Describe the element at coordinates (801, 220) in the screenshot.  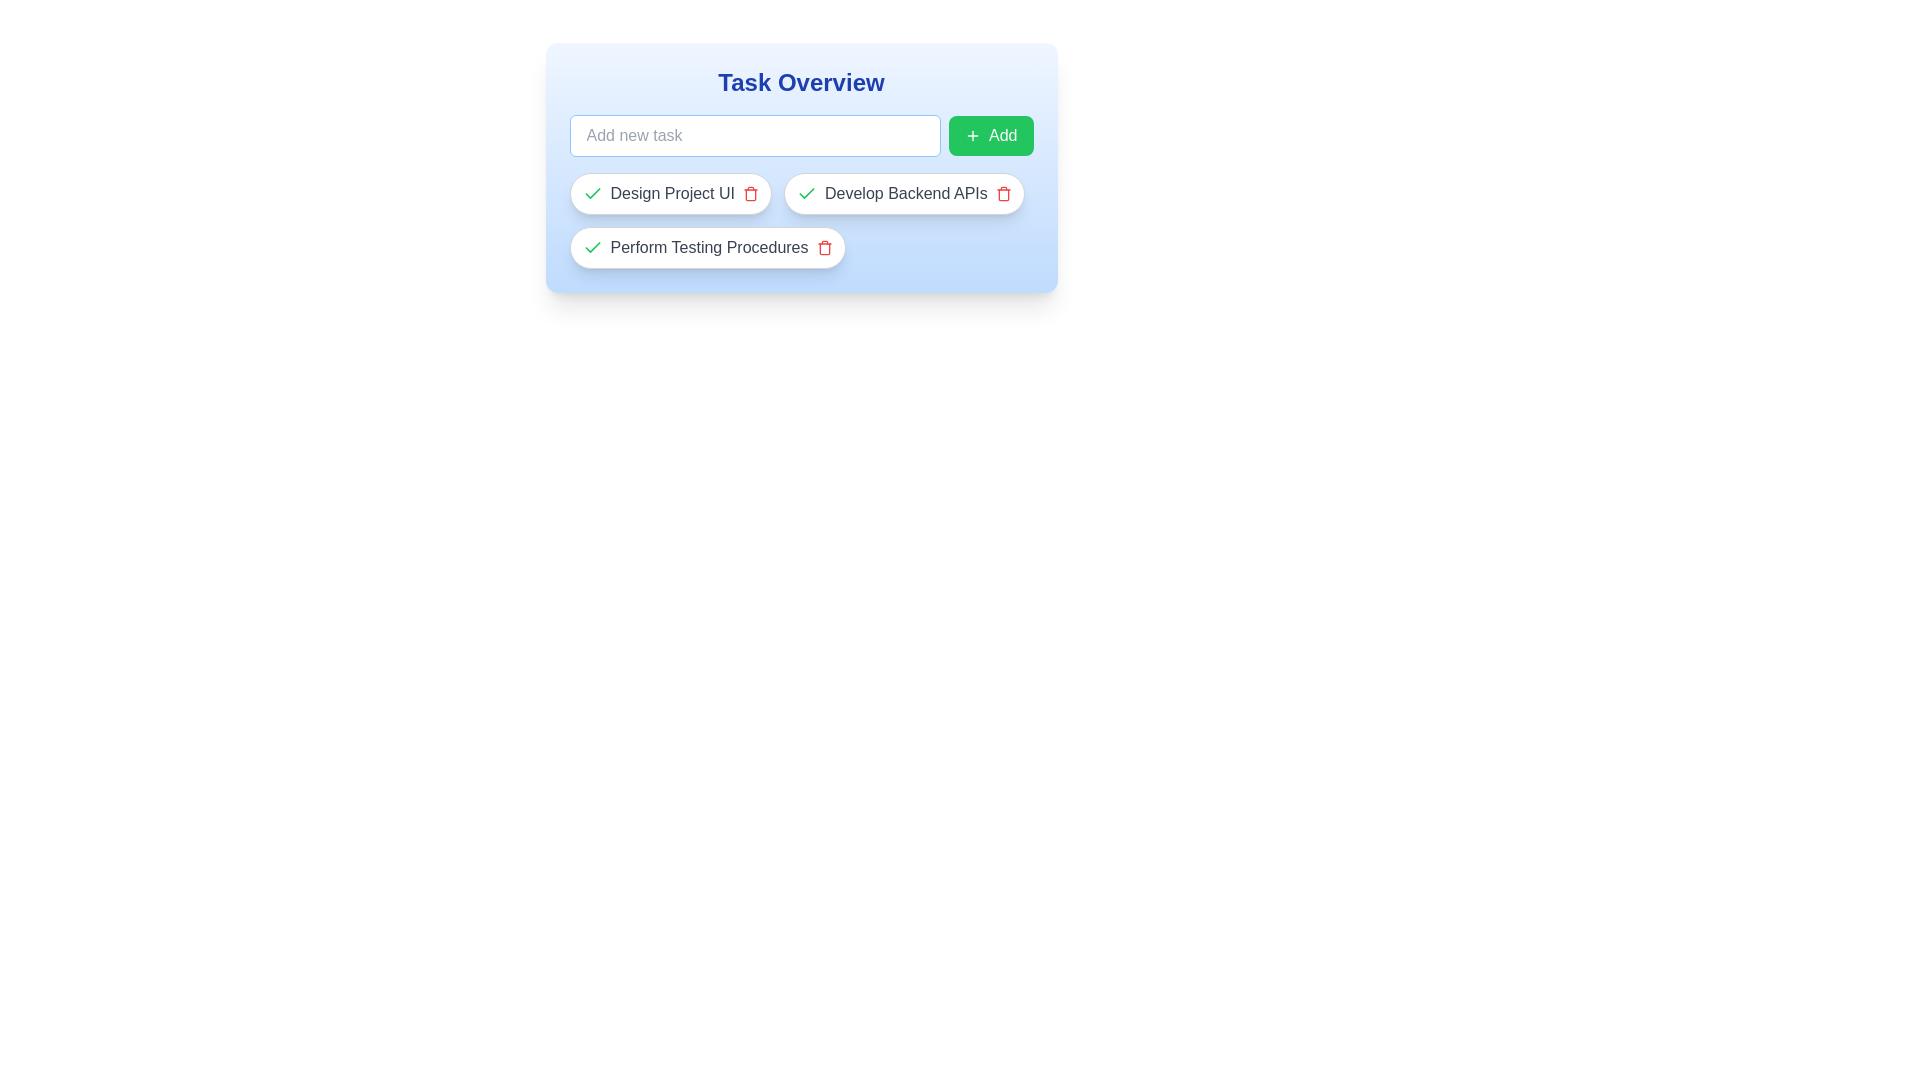
I see `the task list for better visibility` at that location.